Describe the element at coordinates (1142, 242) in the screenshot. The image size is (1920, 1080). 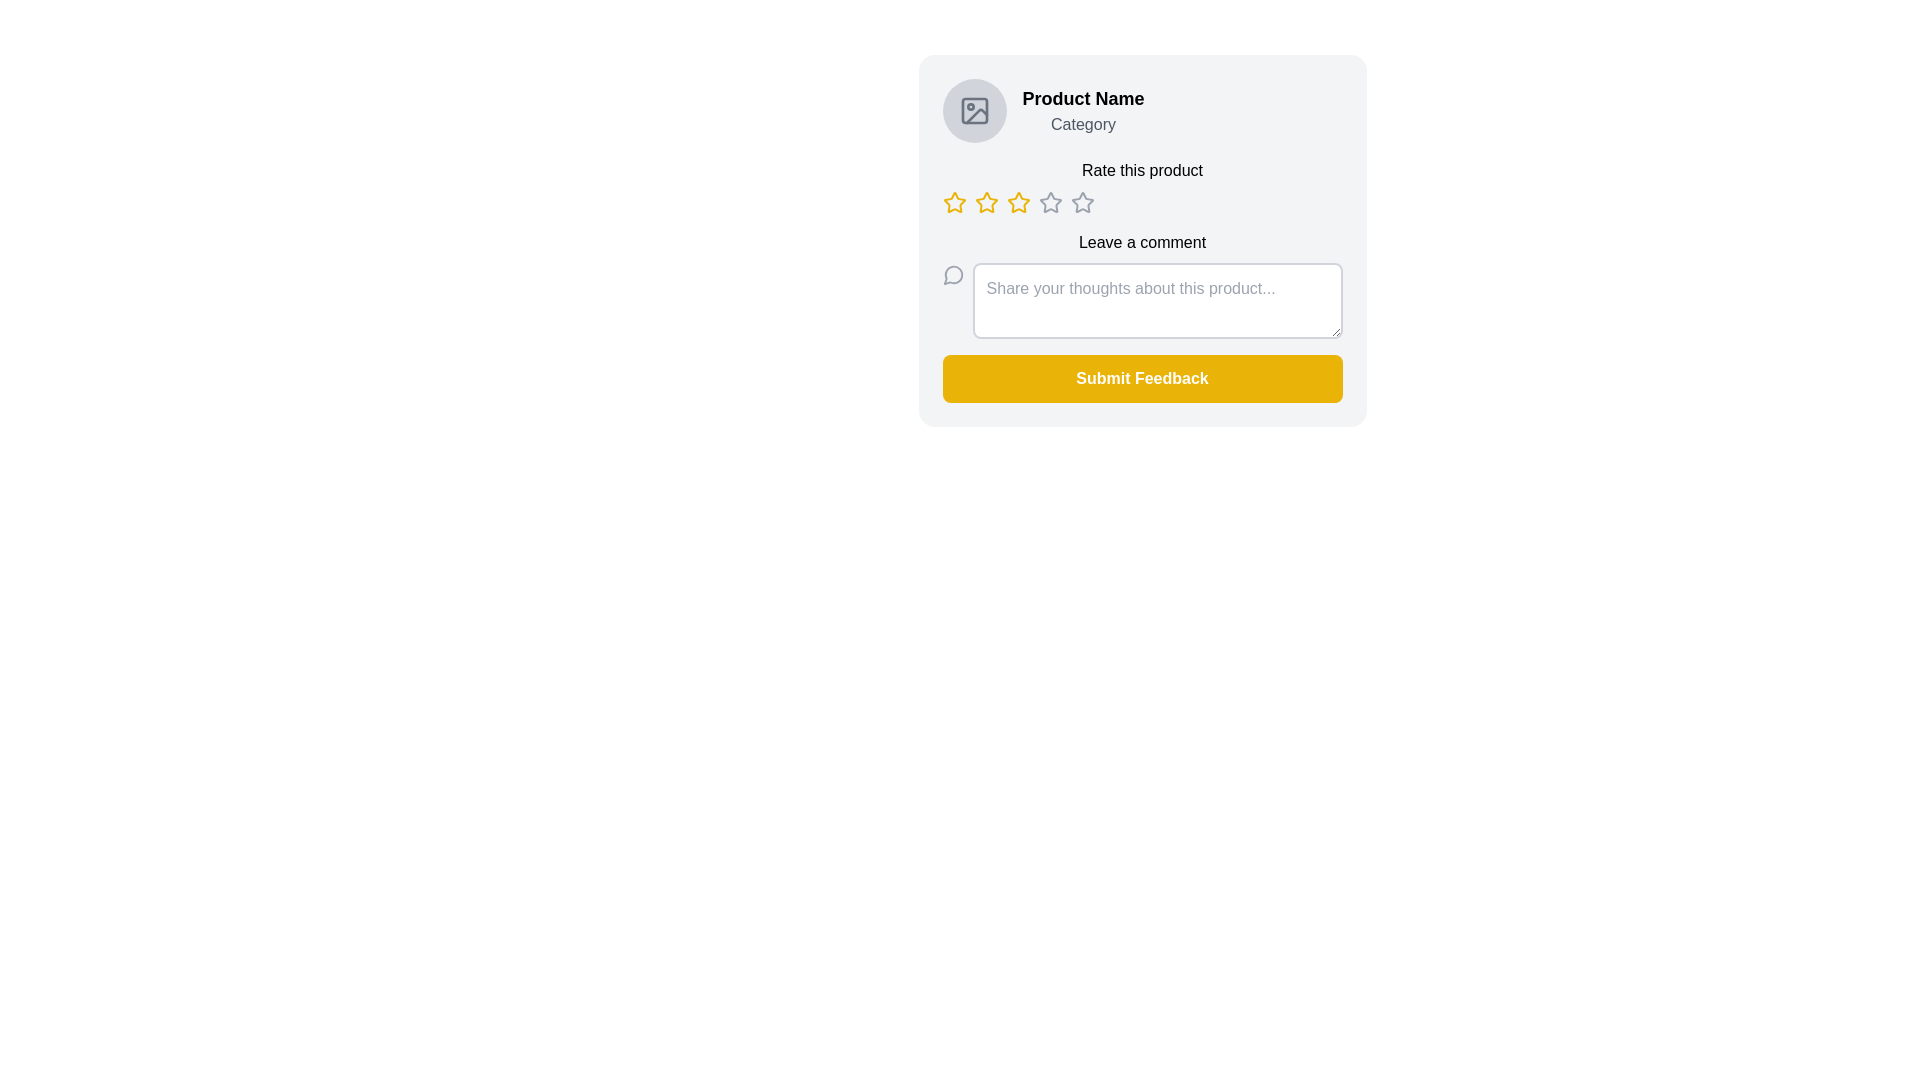
I see `the text label that instructs users to leave a comment, located centrally beneath the star rating row and above the comment input field` at that location.